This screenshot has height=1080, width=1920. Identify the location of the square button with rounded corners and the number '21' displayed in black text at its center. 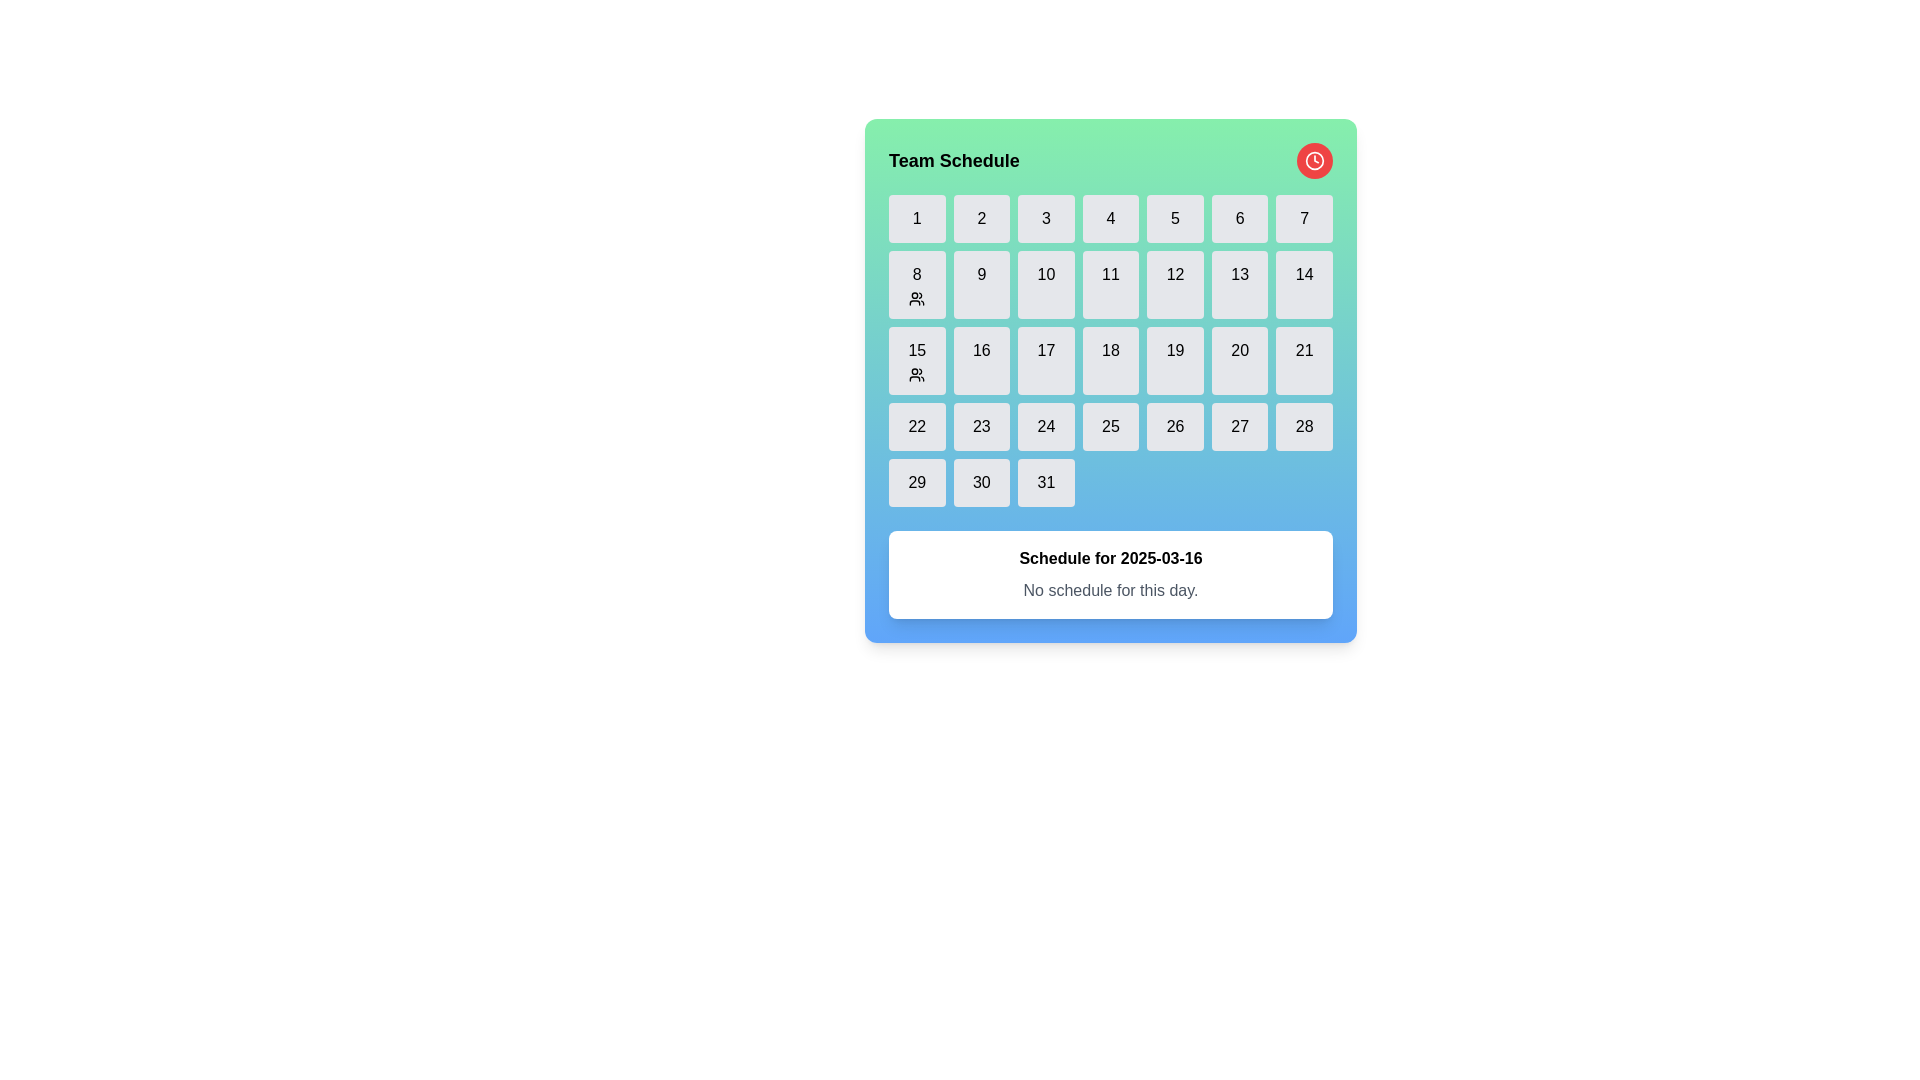
(1304, 361).